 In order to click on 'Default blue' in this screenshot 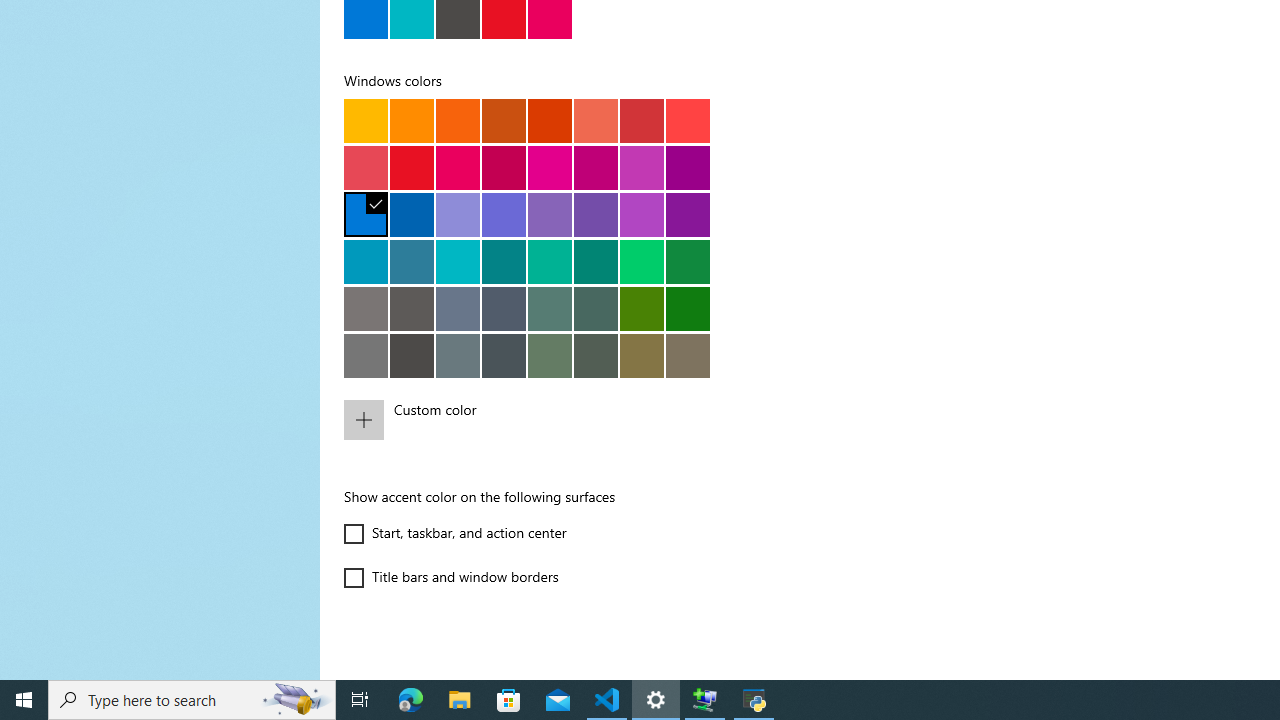, I will do `click(366, 214)`.